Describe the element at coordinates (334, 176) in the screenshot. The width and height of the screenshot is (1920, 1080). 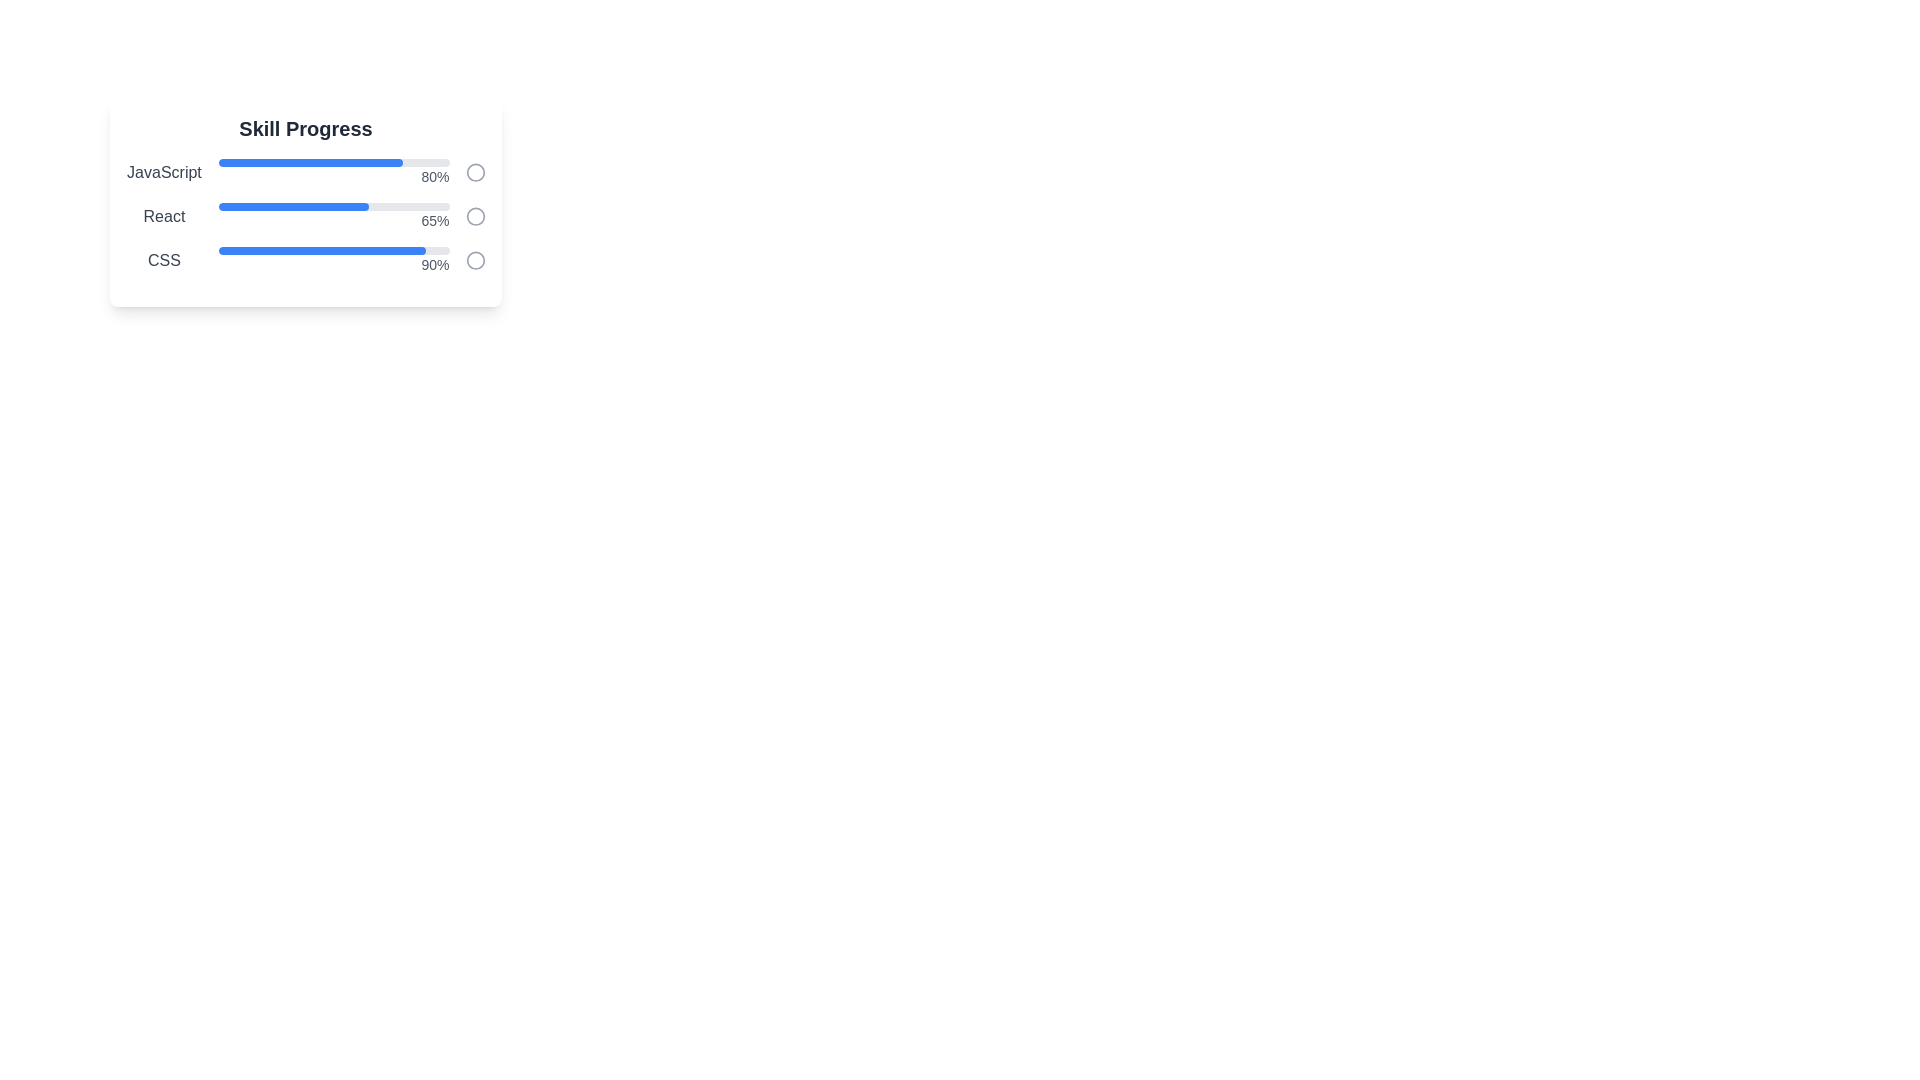
I see `the text label displaying '80%' which is styled with a small gray font and aligned to the right, located adjacent to the progress bar labeled 'JavaScript'` at that location.